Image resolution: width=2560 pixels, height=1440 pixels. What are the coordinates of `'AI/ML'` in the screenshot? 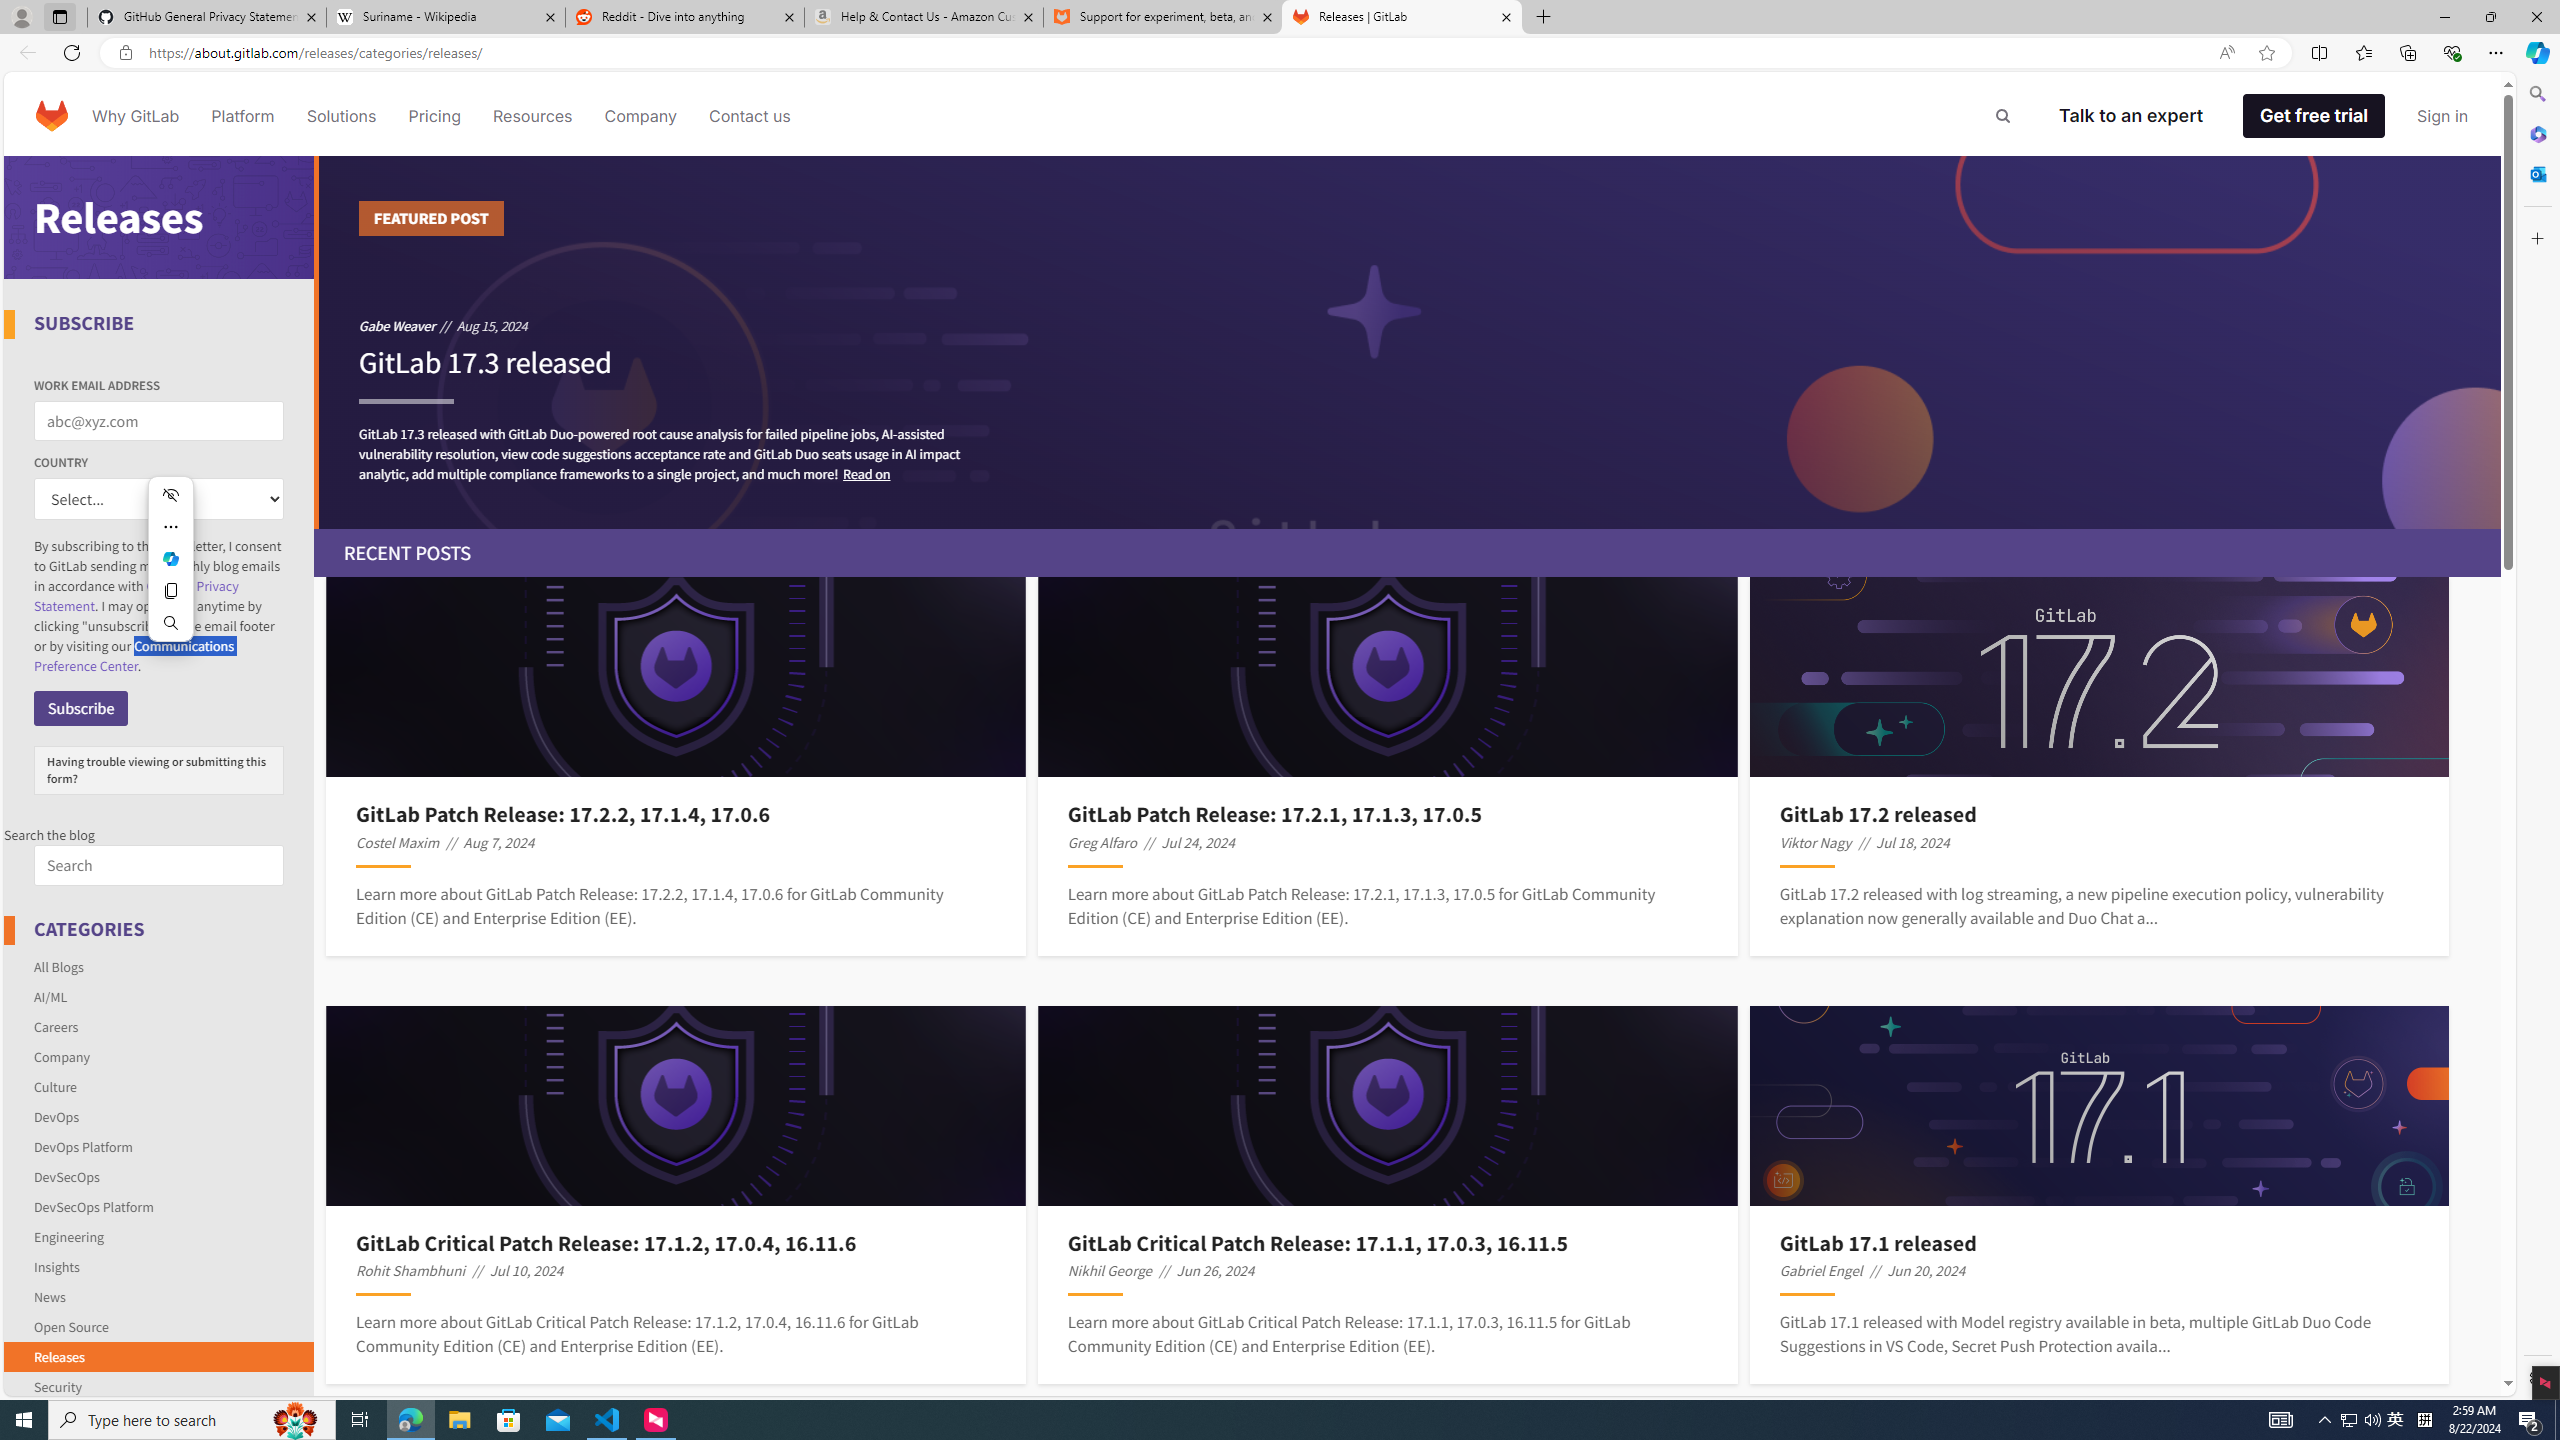 It's located at (159, 995).